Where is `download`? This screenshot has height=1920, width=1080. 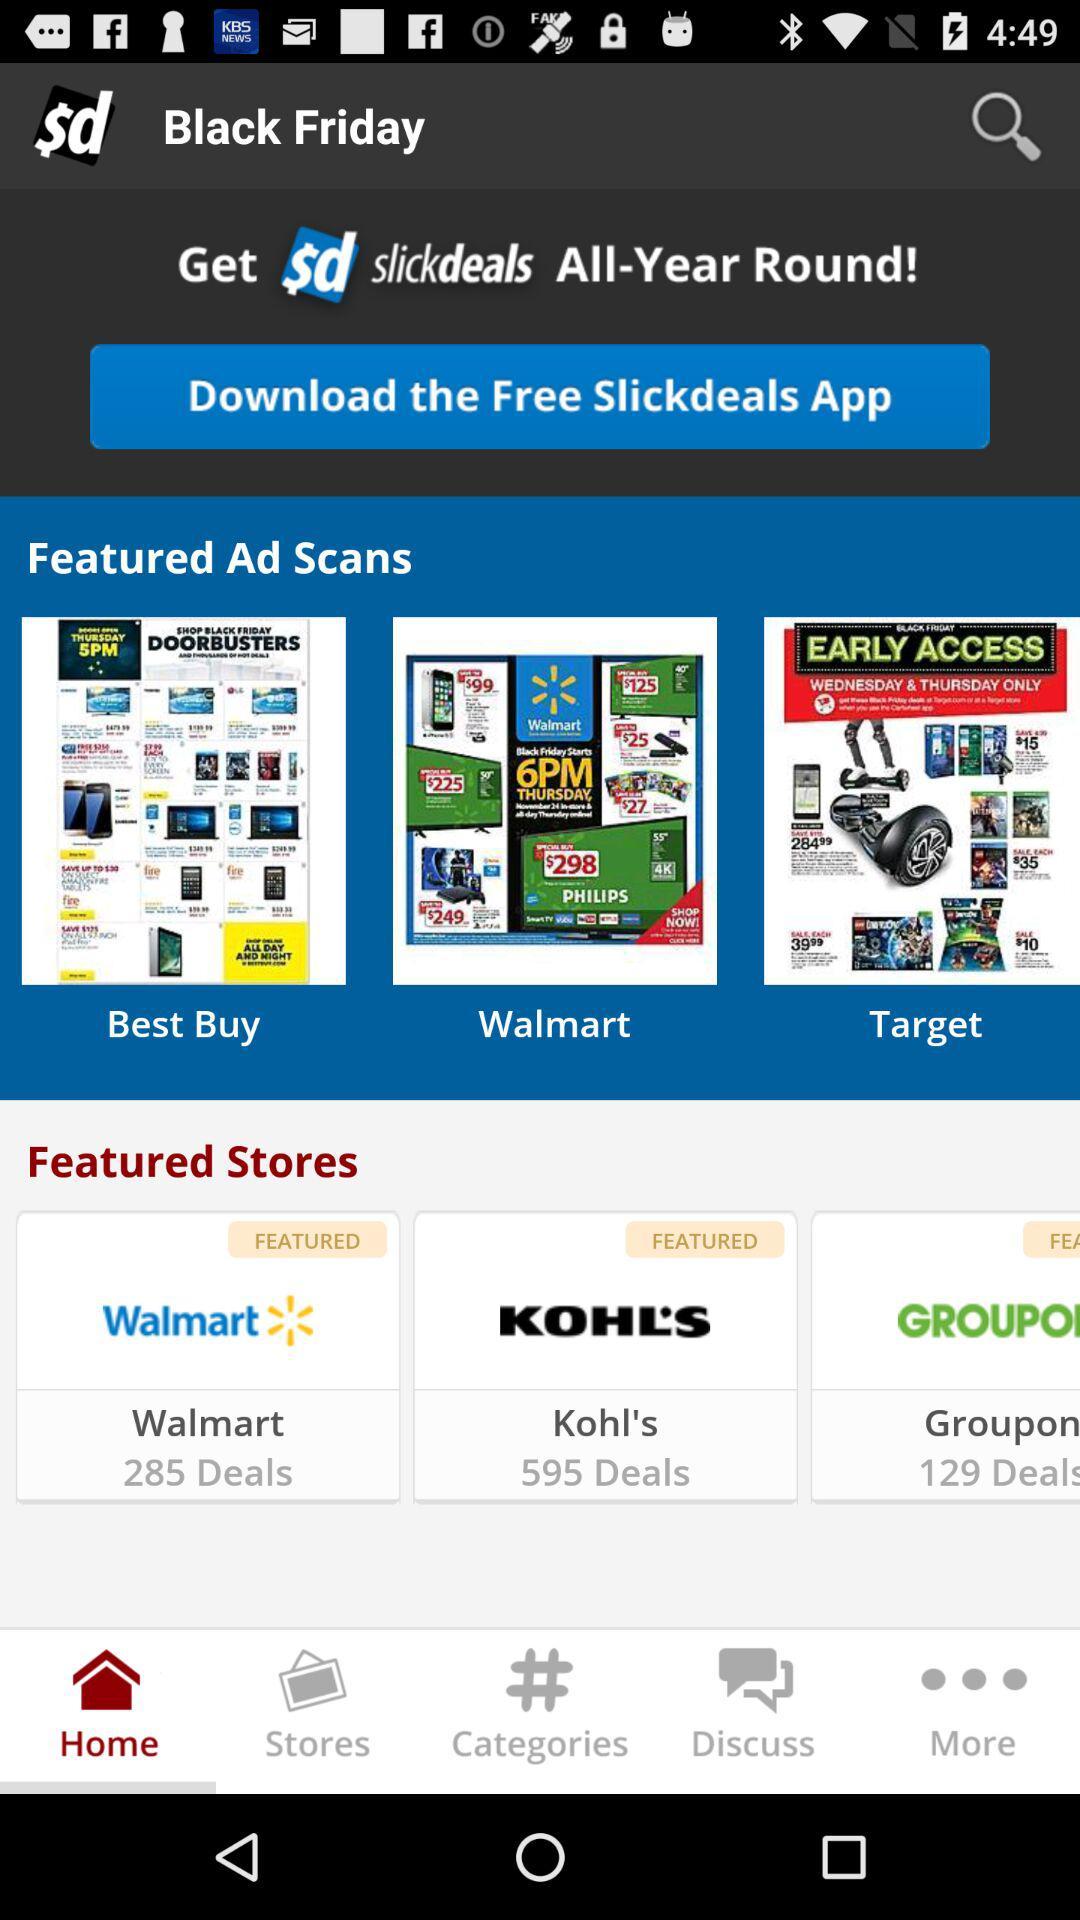 download is located at coordinates (540, 396).